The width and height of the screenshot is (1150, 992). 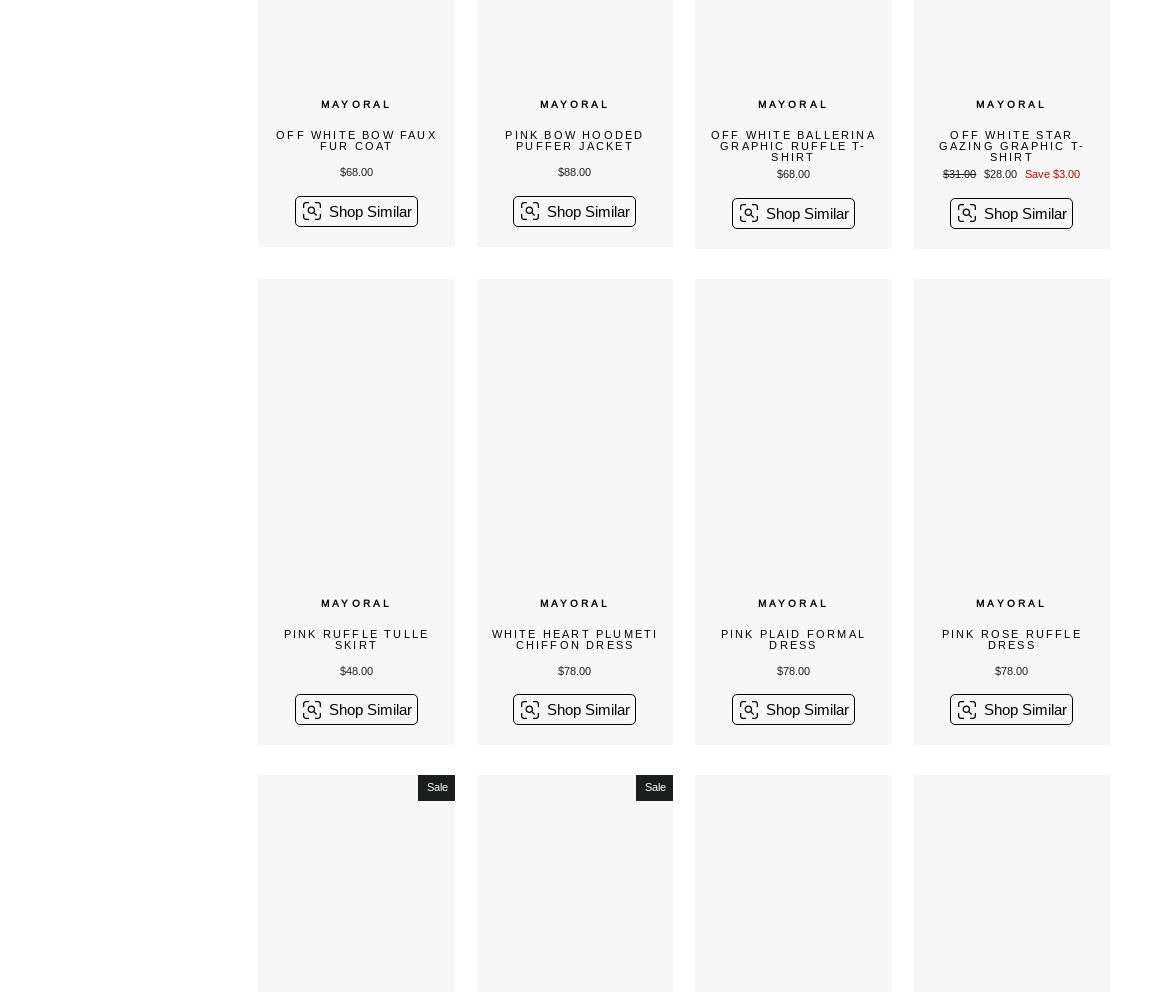 I want to click on '$88.00', so click(x=574, y=171).